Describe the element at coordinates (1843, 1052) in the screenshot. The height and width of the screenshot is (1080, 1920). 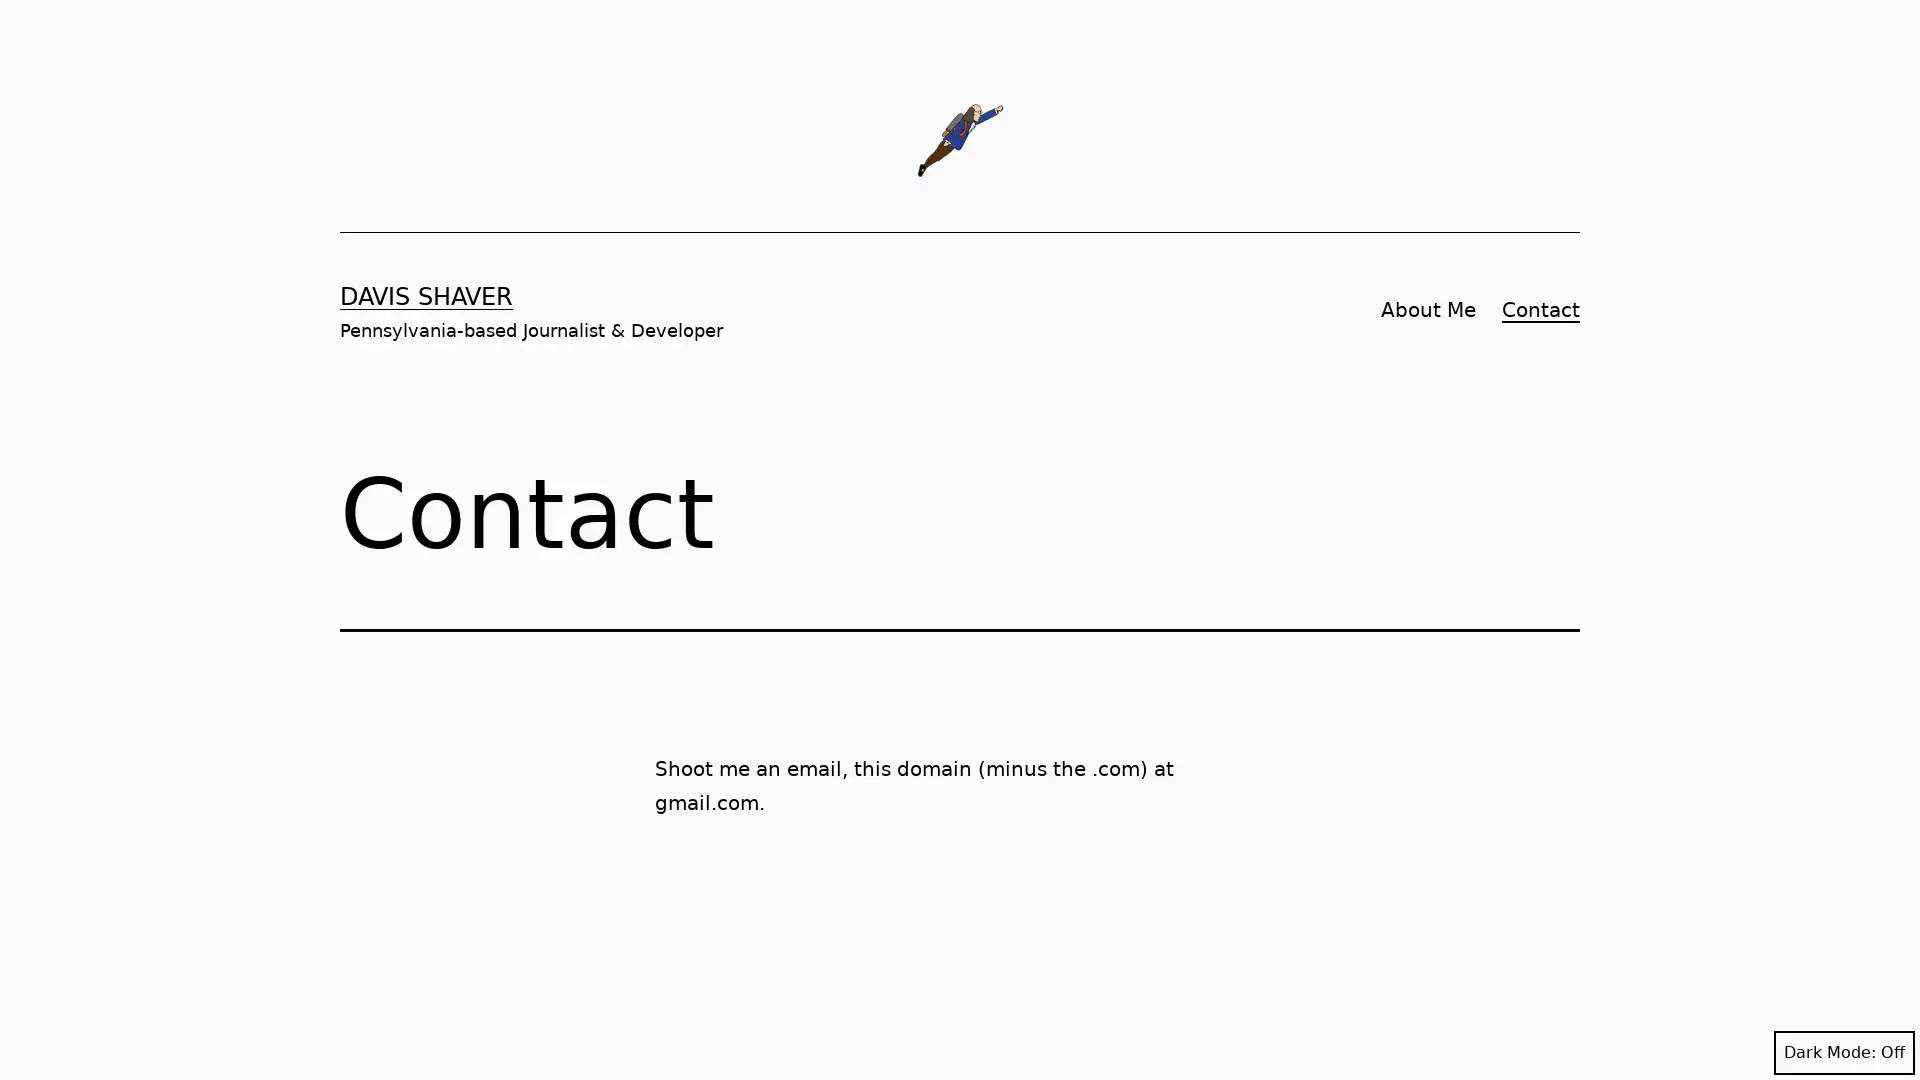
I see `Dark Mode:` at that location.